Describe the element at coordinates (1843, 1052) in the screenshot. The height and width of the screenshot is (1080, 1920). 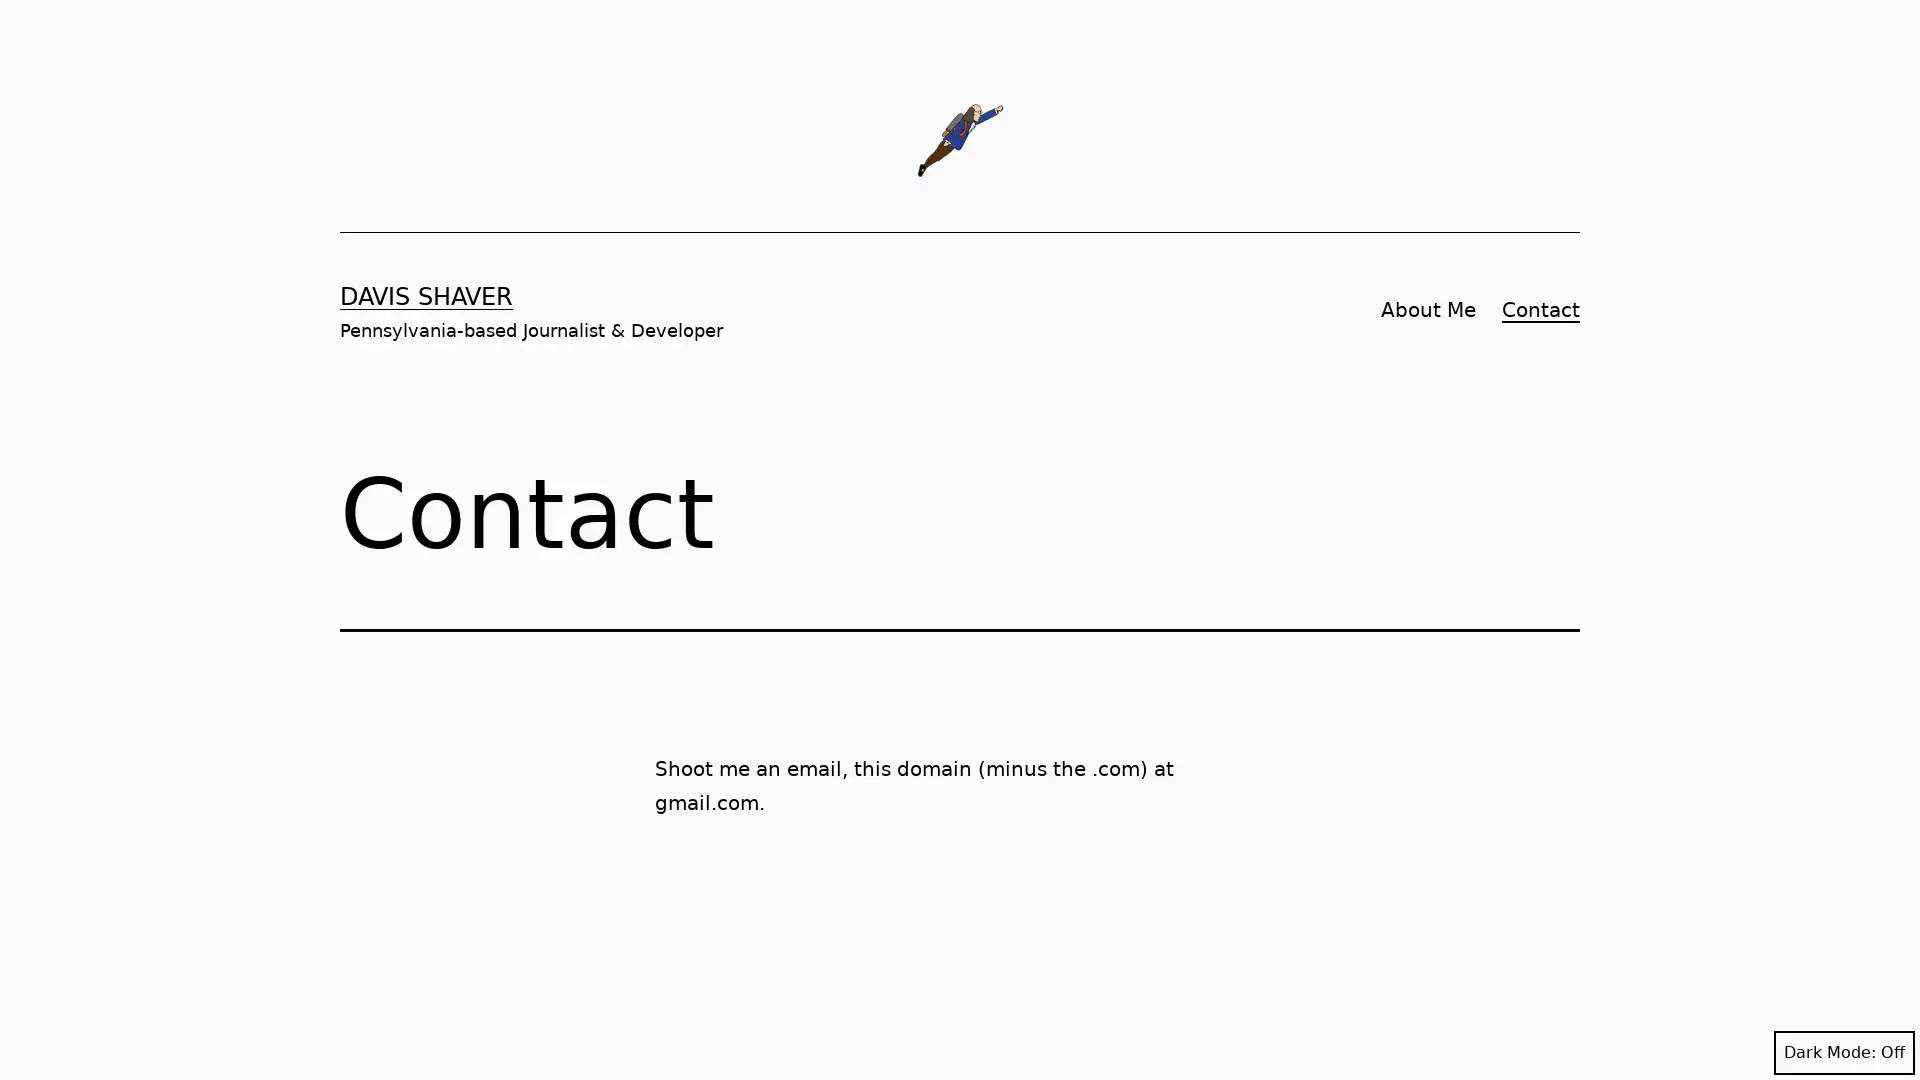
I see `Dark Mode:` at that location.